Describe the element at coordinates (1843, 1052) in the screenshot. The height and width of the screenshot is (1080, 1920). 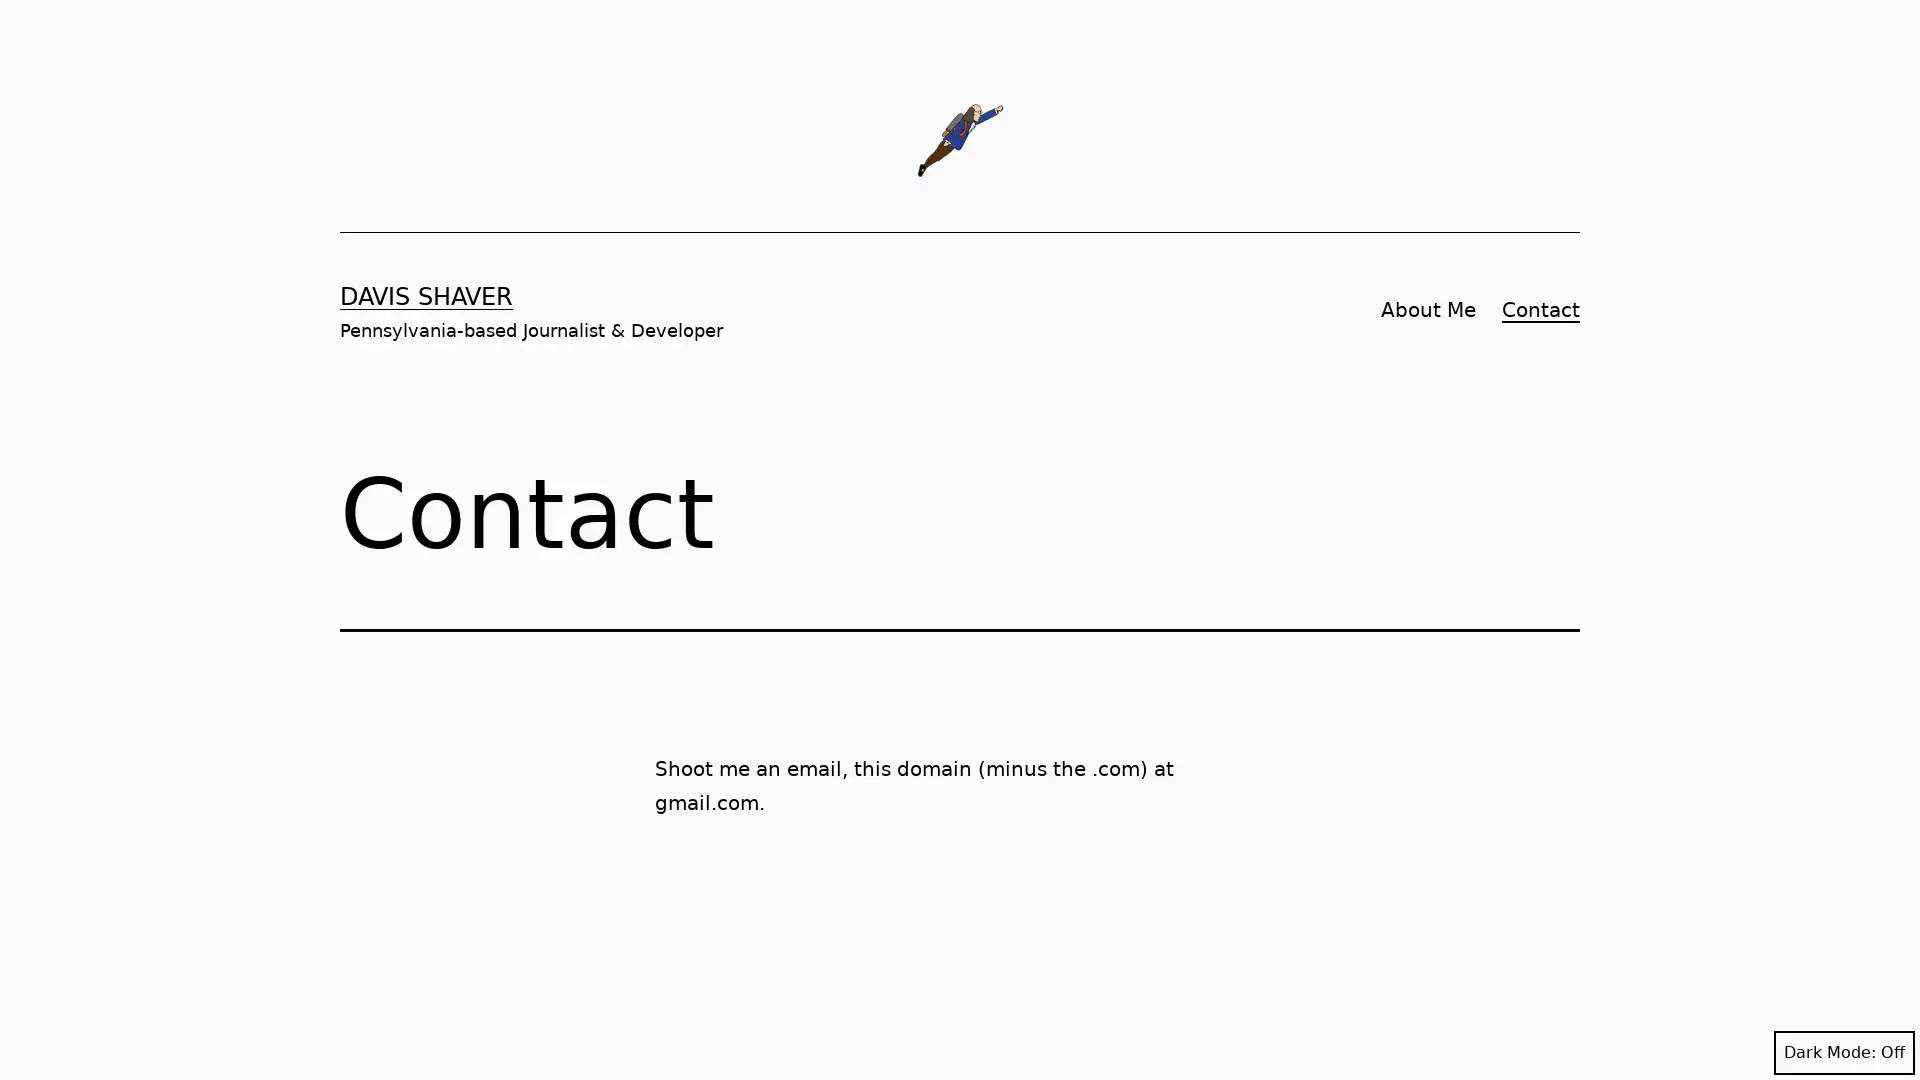
I see `Dark Mode:` at that location.